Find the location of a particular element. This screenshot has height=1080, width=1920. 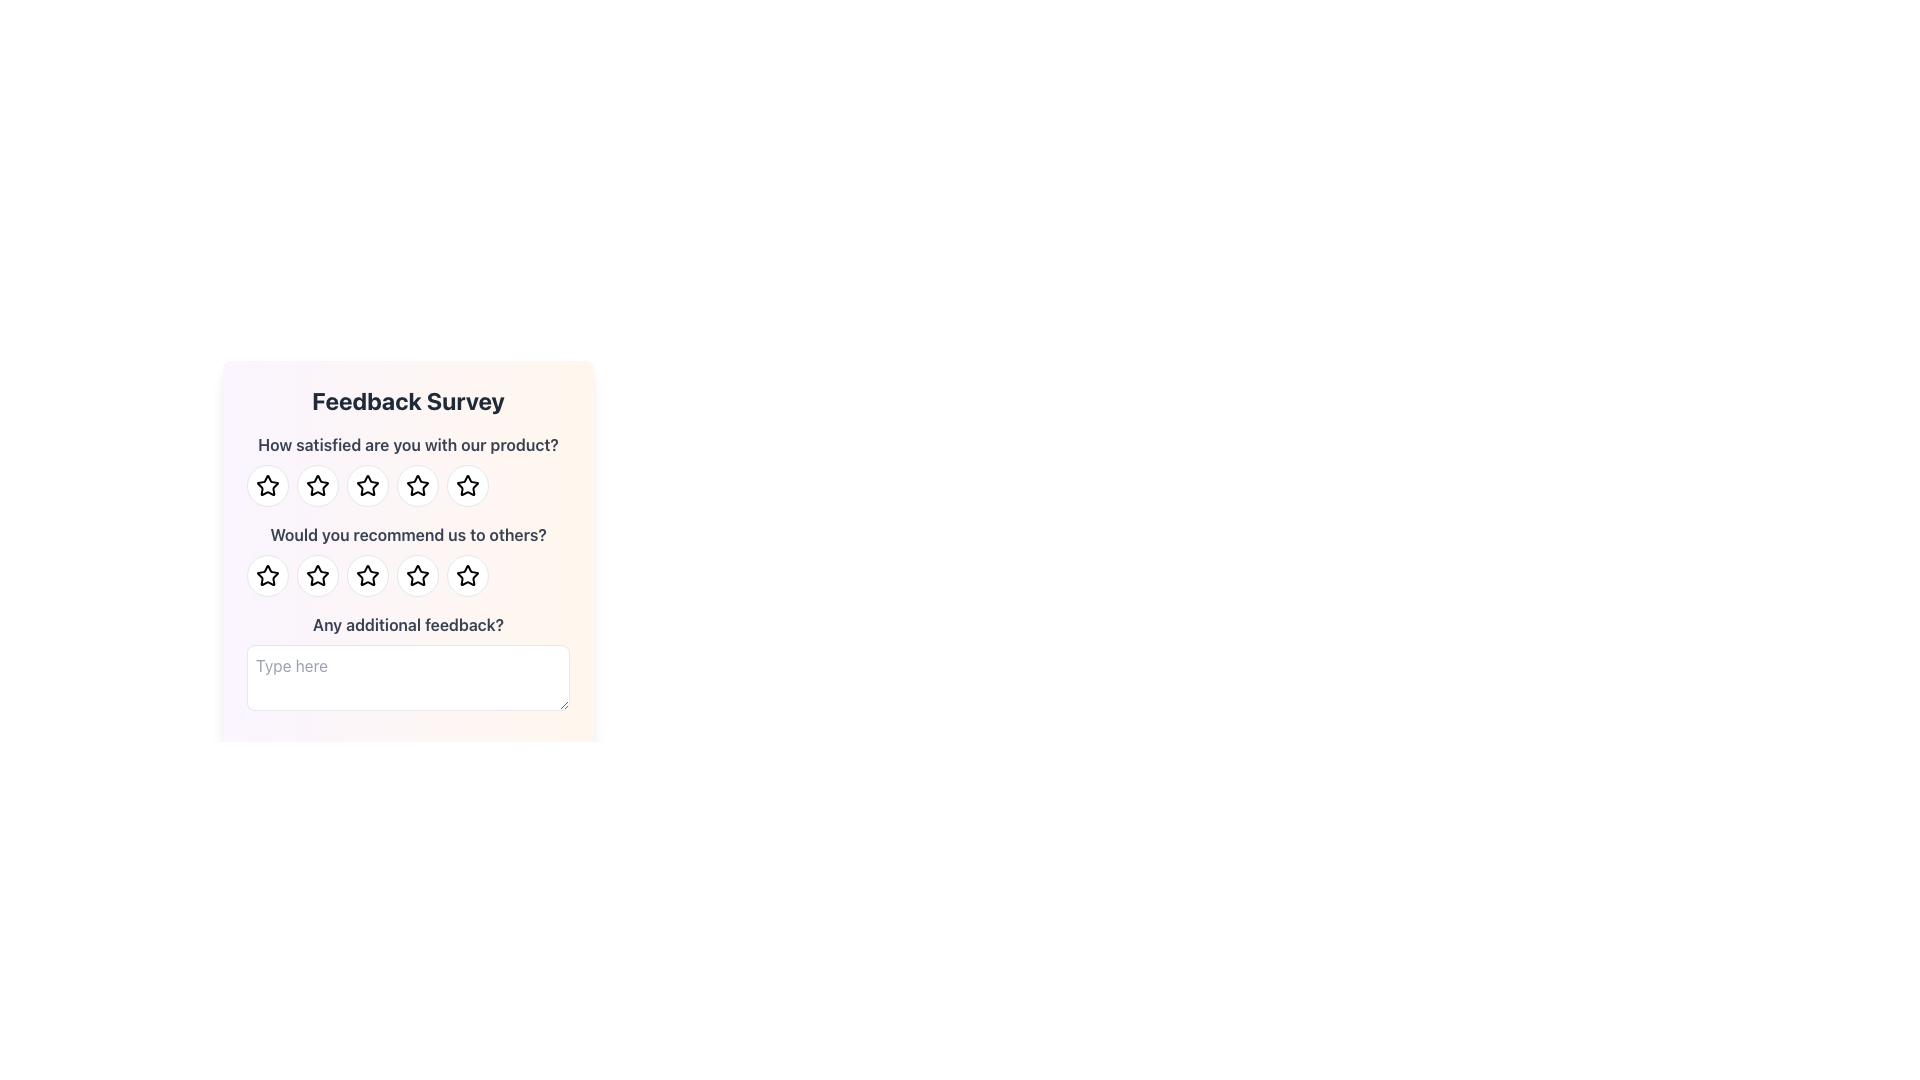

the fifth star button in the second row of the feedback form is located at coordinates (466, 575).